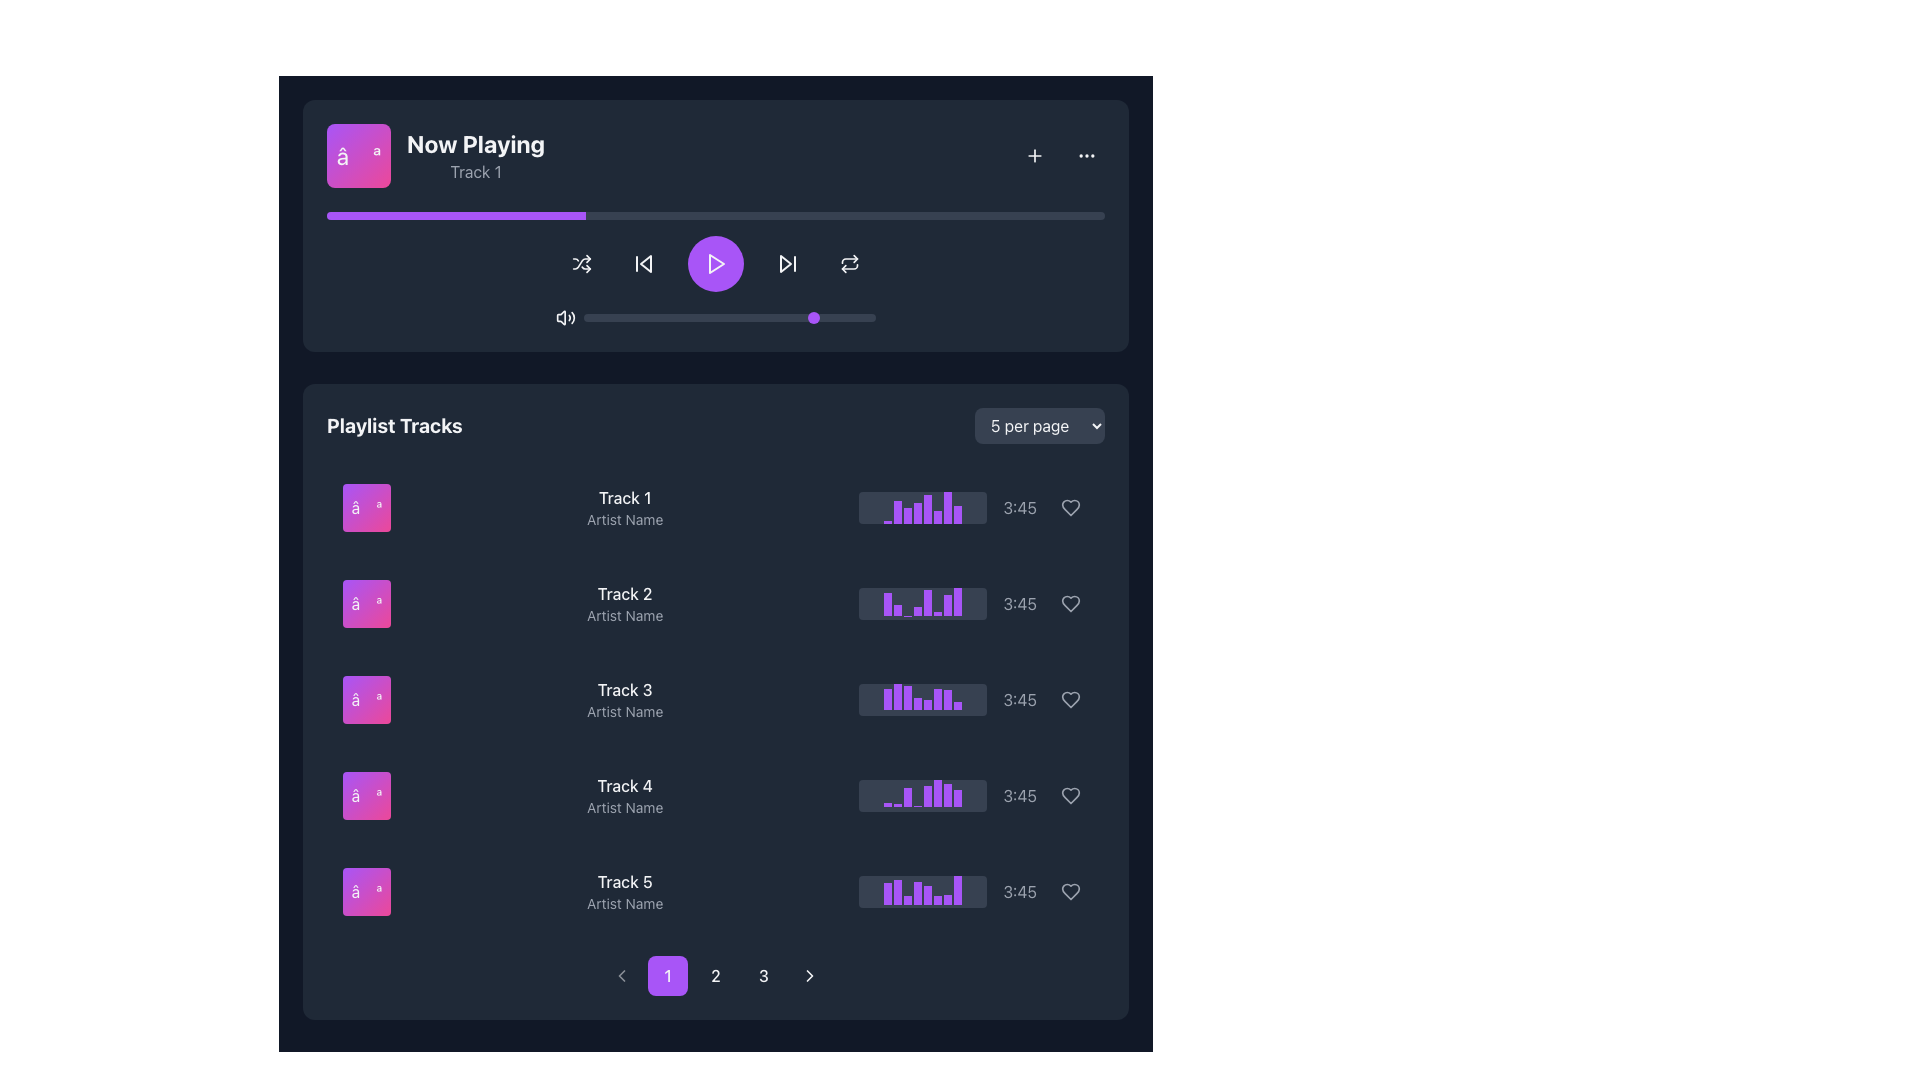  Describe the element at coordinates (366, 890) in the screenshot. I see `the musical note icon styled in white color, located in the fifth list item of the 'Playlist Tracks' section, to the left of the track details` at that location.